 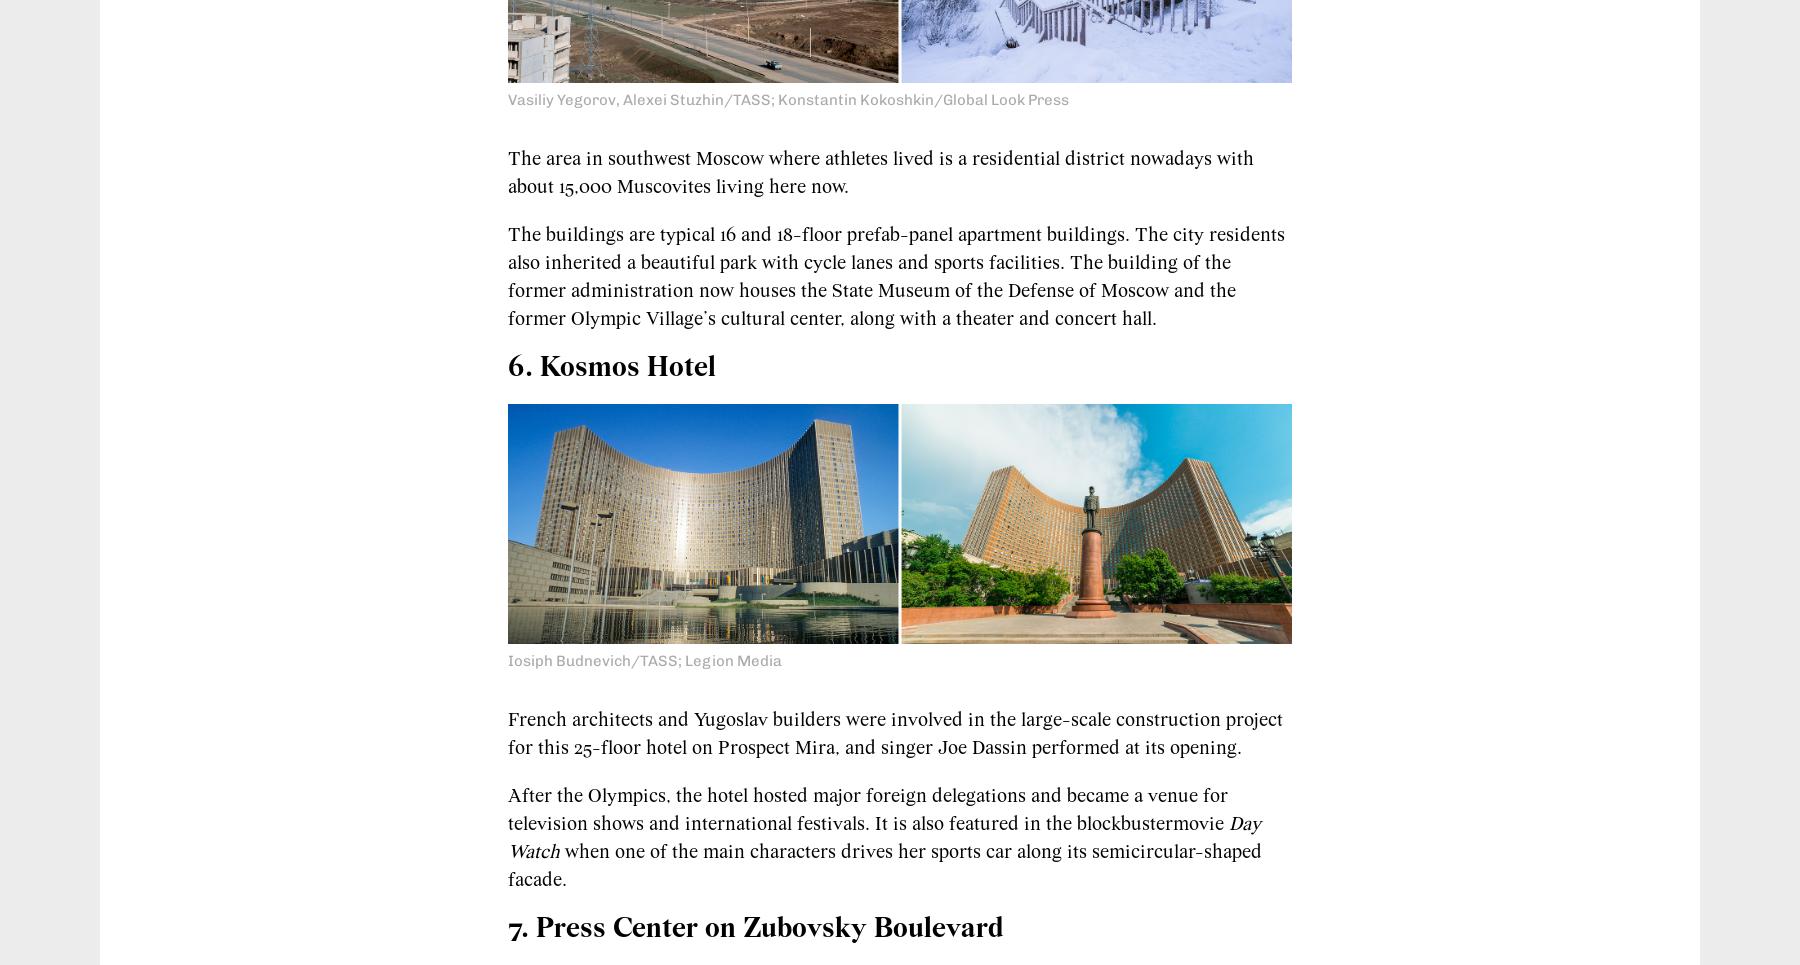 What do you see at coordinates (867, 810) in the screenshot?
I see `'After the Olympics, the hotel hosted major foreign delegations and became a venue for television shows and international festivals. It is also featured in the blockbuster'` at bounding box center [867, 810].